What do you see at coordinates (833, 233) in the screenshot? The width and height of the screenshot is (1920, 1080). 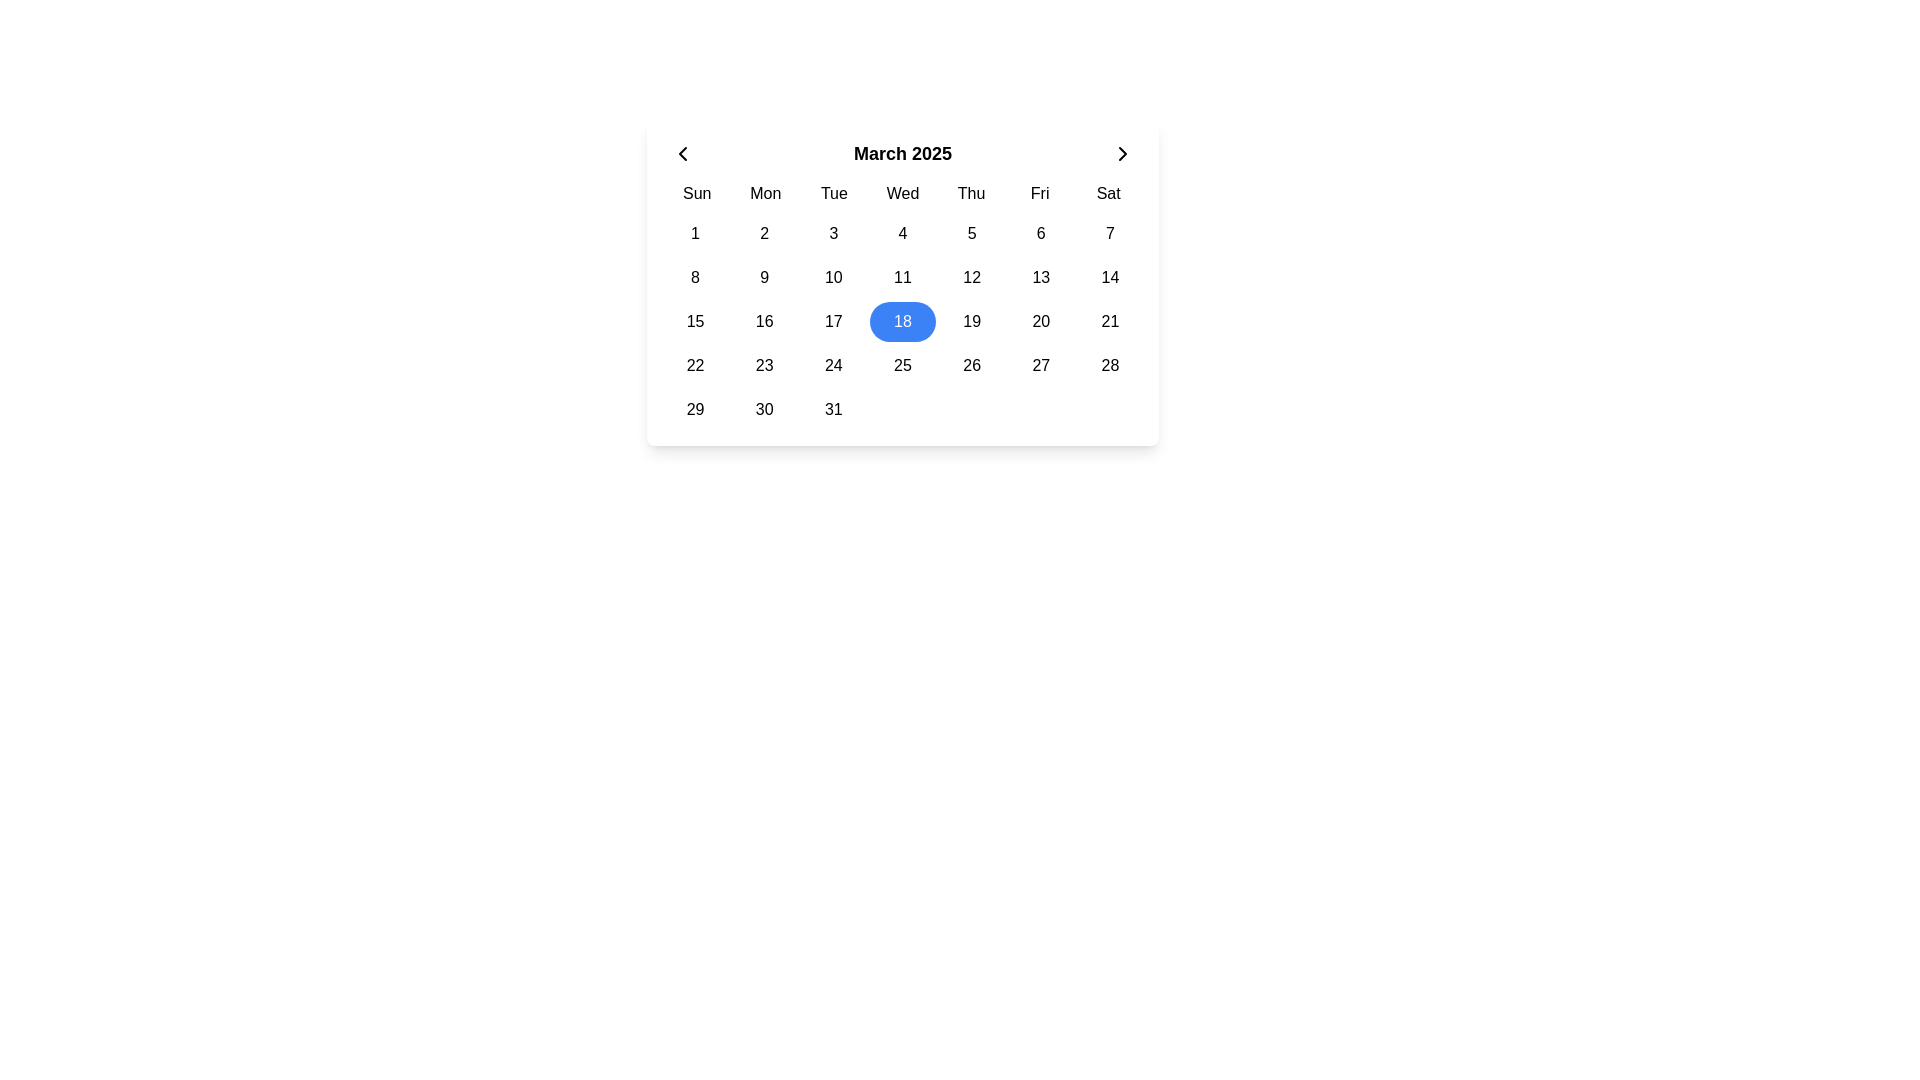 I see `the button for selecting the number '3' in the calendar interface, which is the third interactive item in the grid layout` at bounding box center [833, 233].